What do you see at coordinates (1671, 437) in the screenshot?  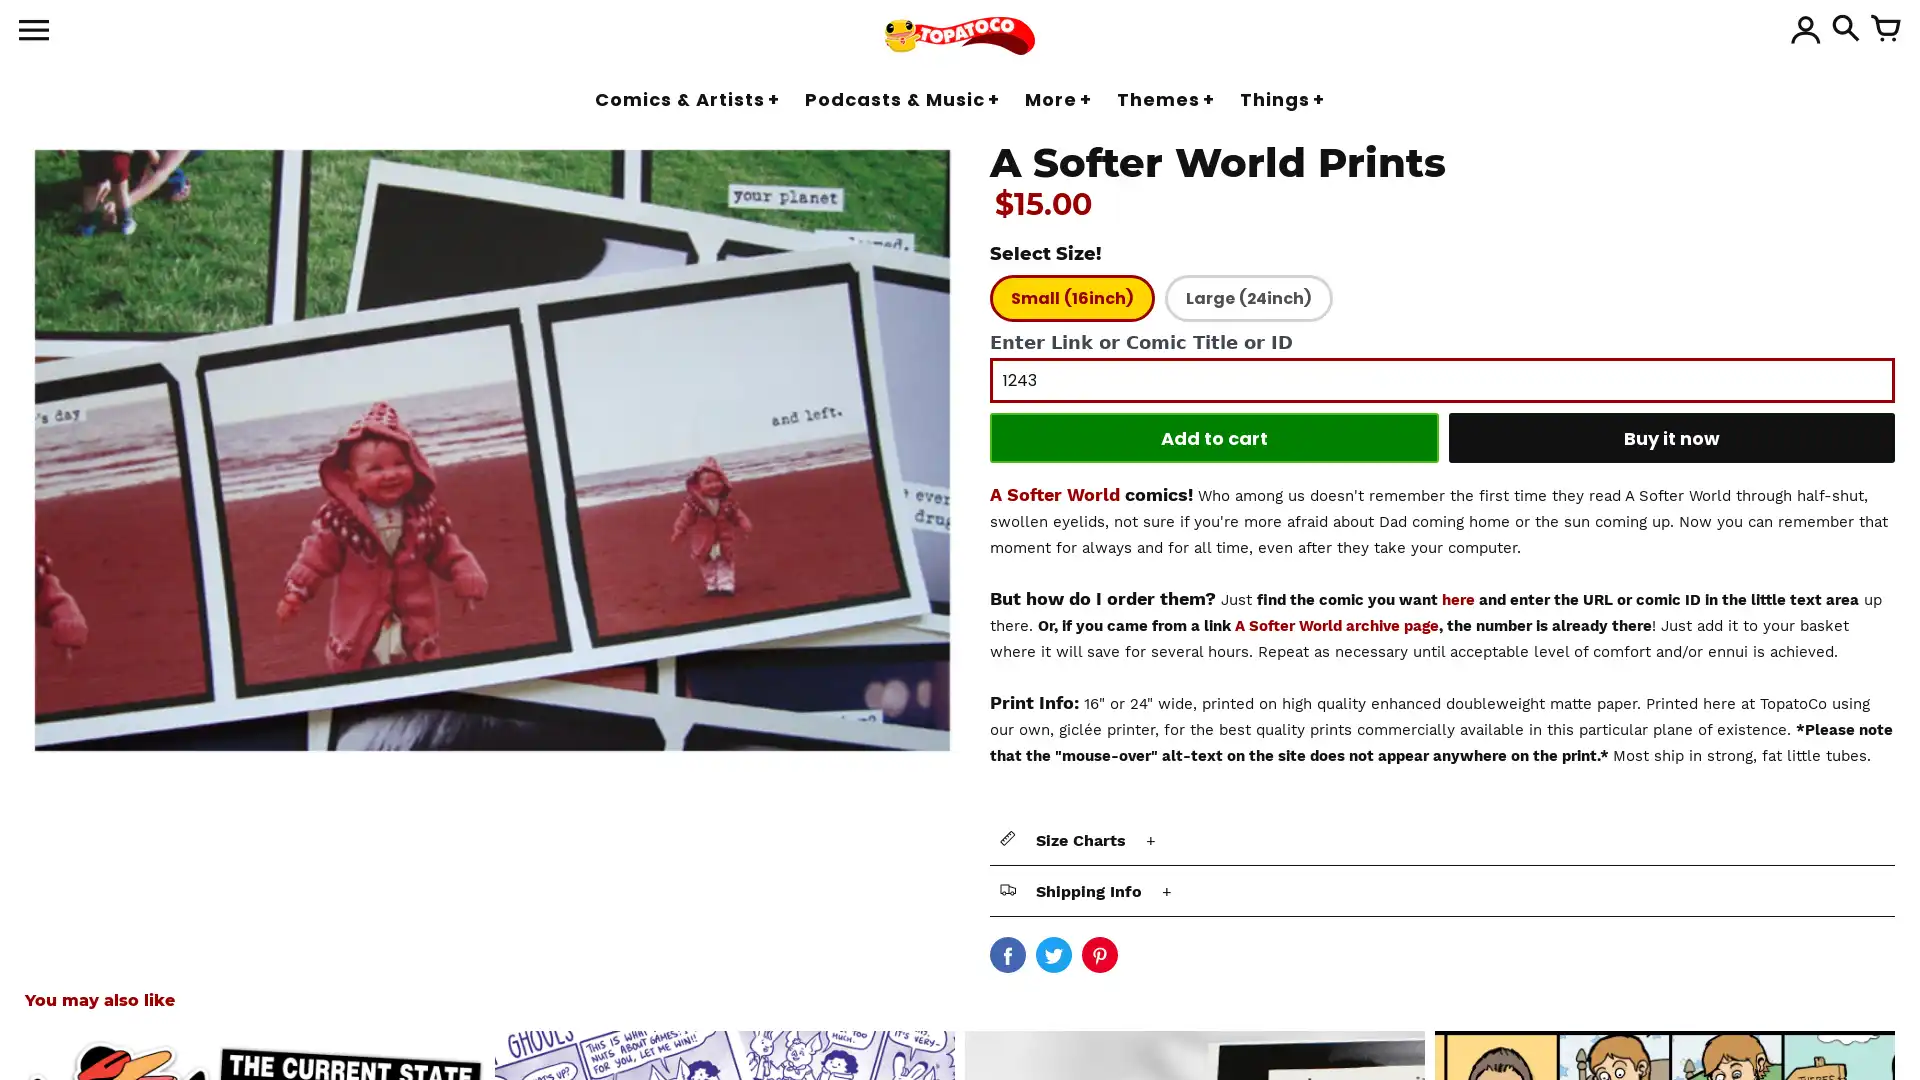 I see `Buy it now` at bounding box center [1671, 437].